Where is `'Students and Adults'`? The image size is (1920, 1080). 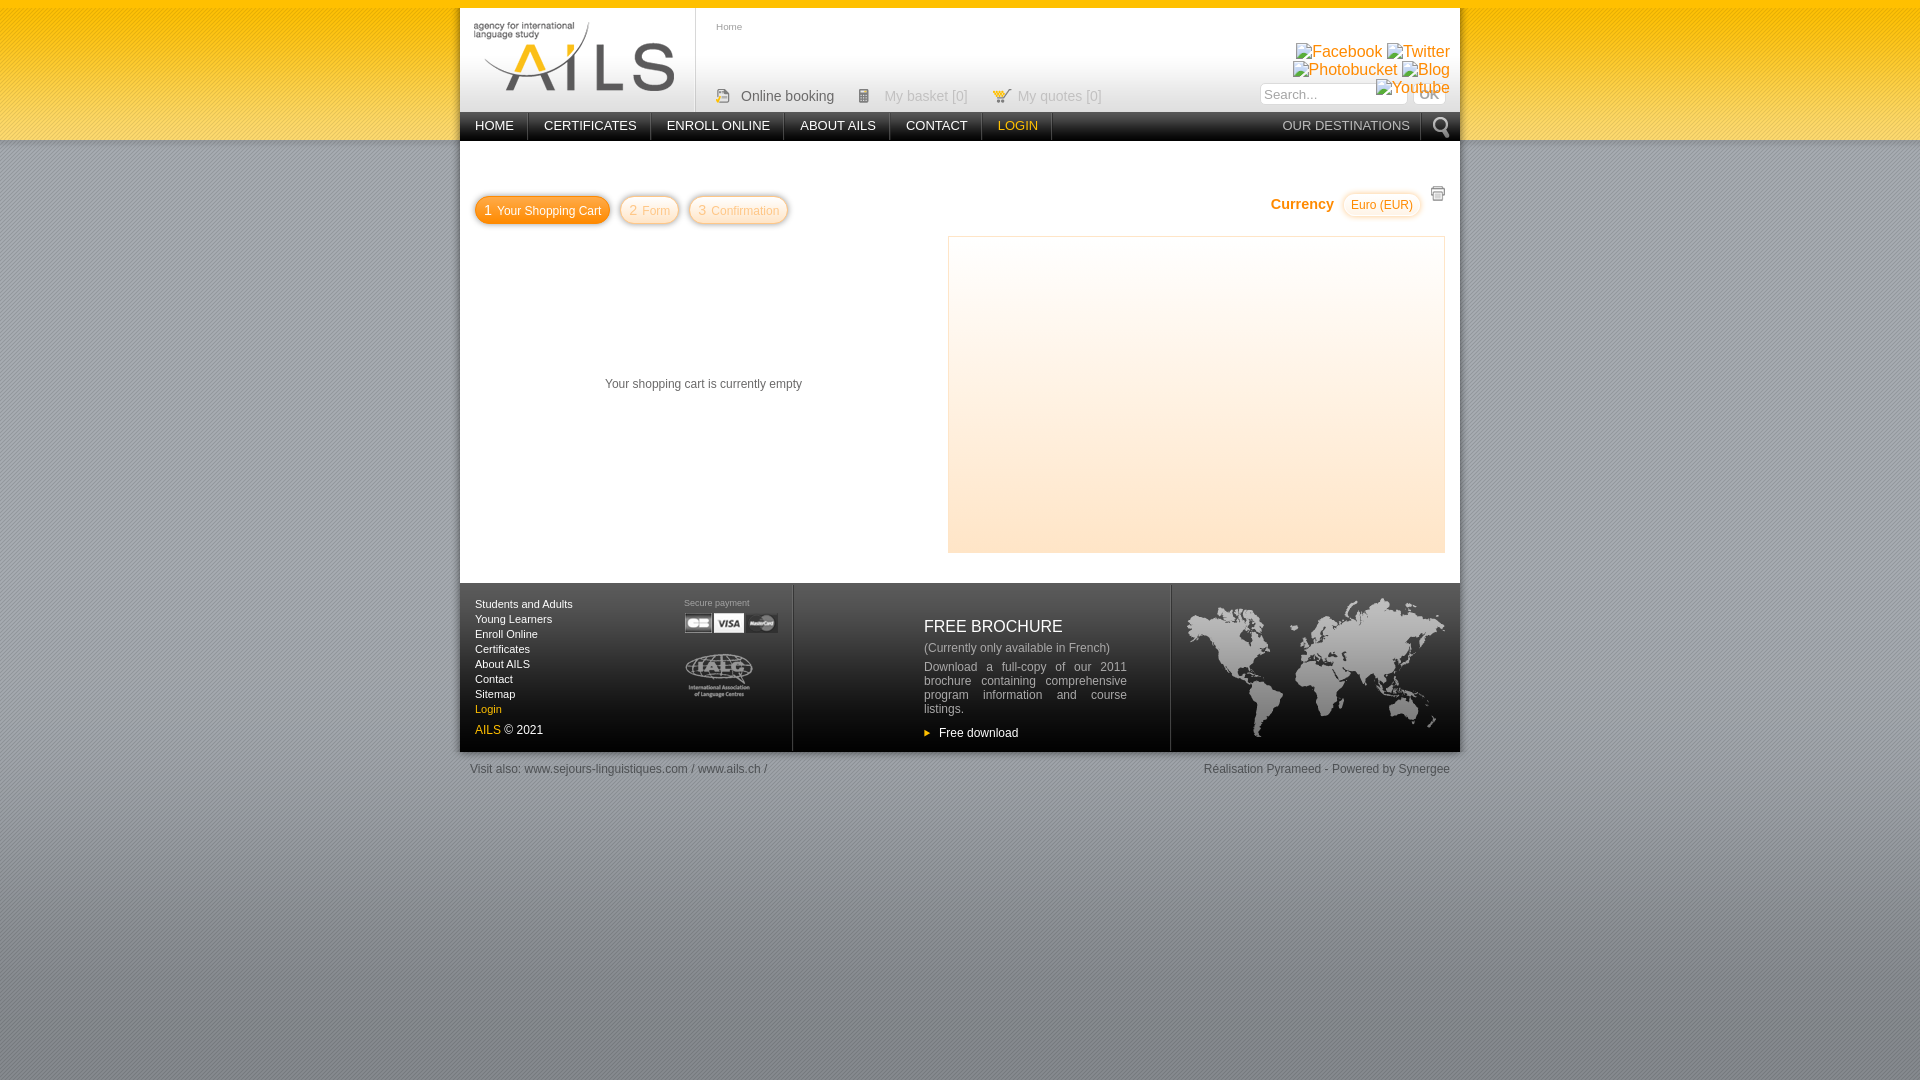 'Students and Adults' is located at coordinates (474, 603).